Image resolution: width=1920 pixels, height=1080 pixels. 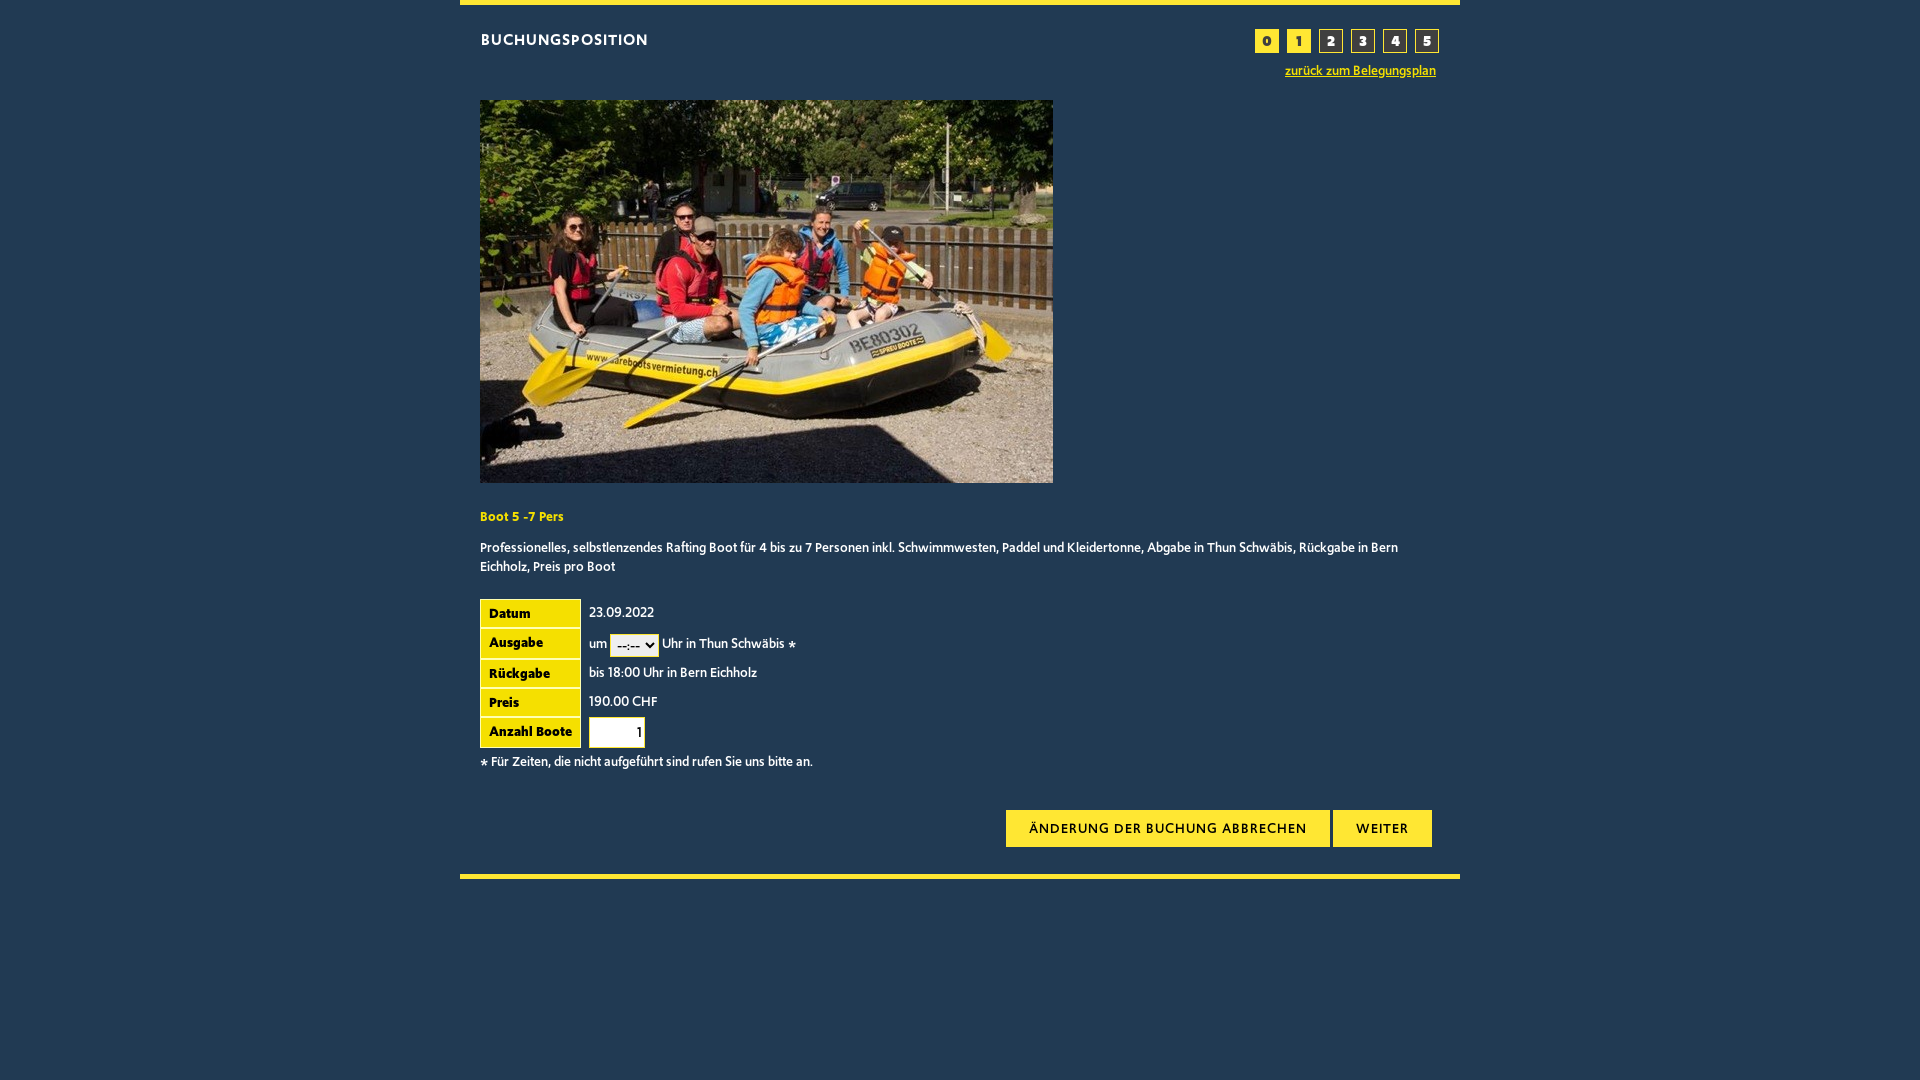 I want to click on 'weiter zur Uebersicht', so click(x=1381, y=828).